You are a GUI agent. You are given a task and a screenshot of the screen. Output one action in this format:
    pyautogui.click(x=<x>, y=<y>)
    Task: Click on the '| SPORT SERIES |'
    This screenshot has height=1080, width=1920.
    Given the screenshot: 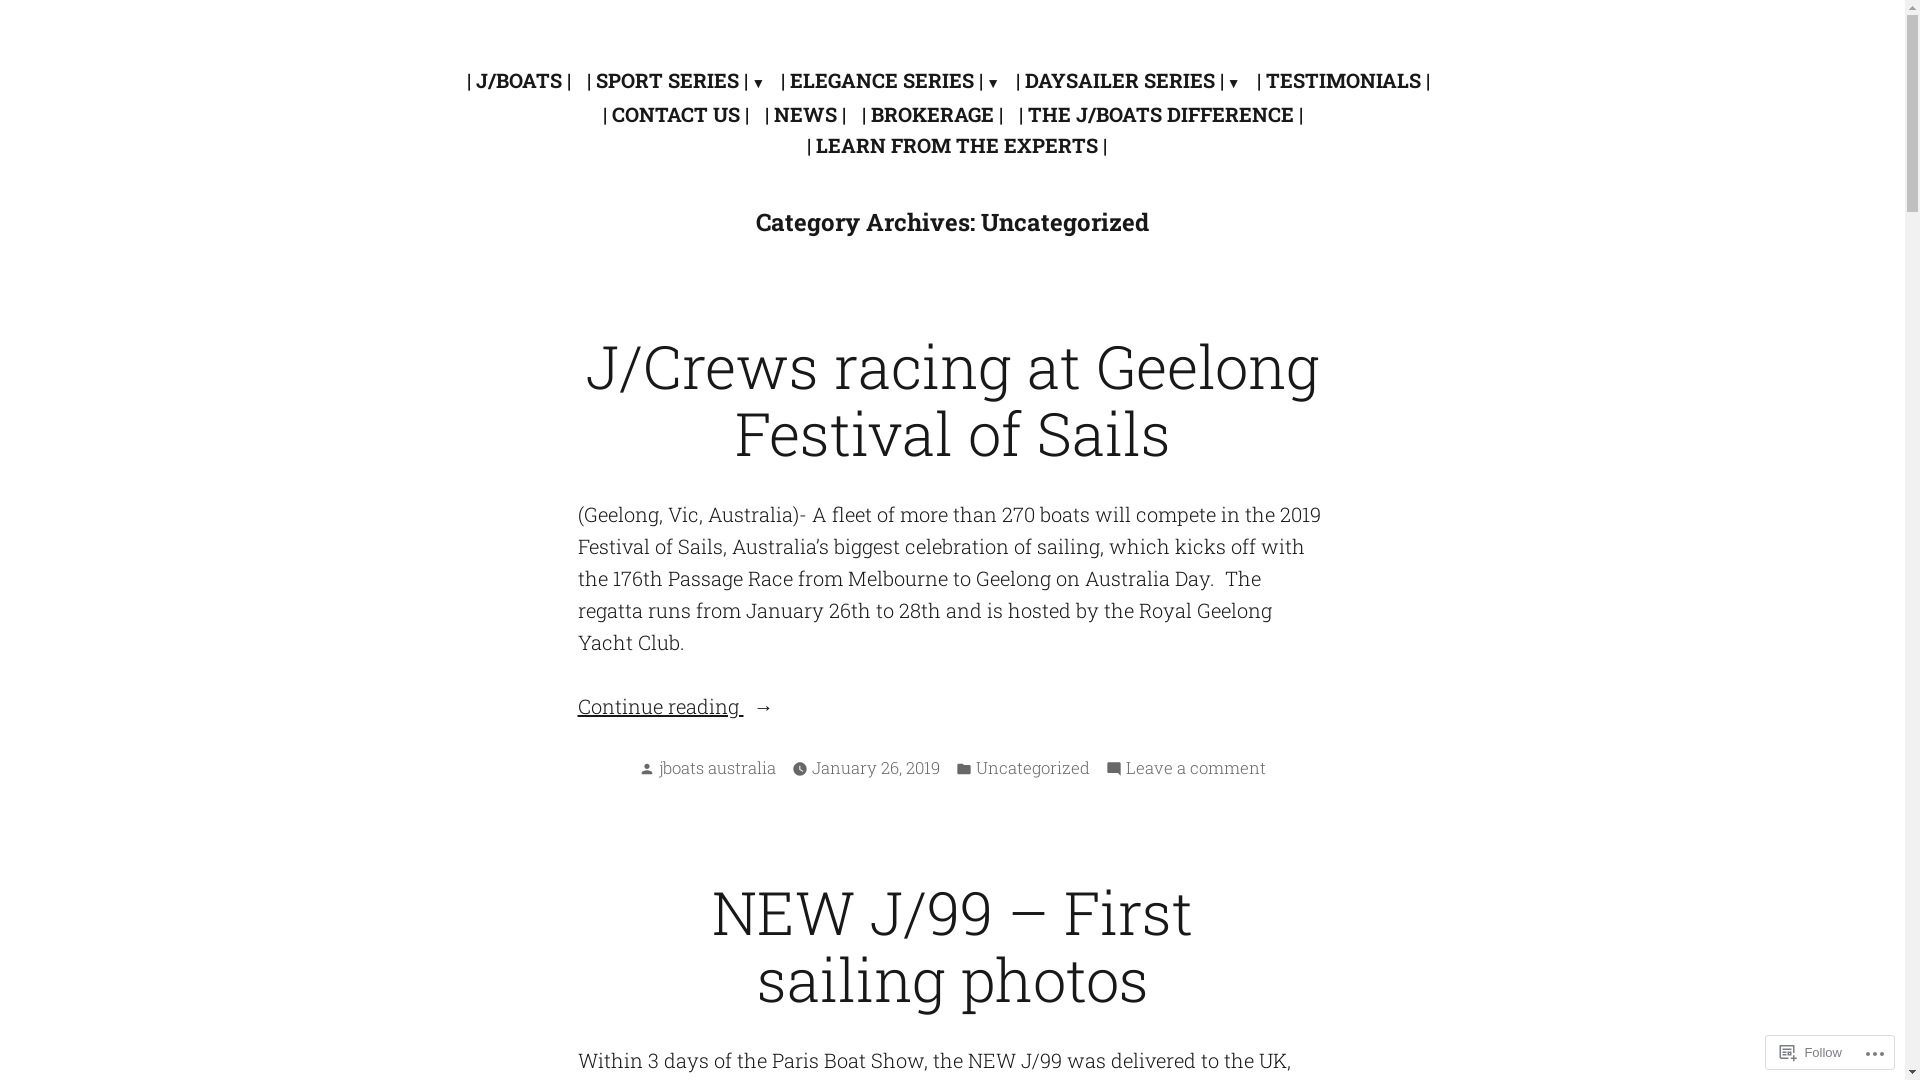 What is the action you would take?
    pyautogui.click(x=676, y=80)
    